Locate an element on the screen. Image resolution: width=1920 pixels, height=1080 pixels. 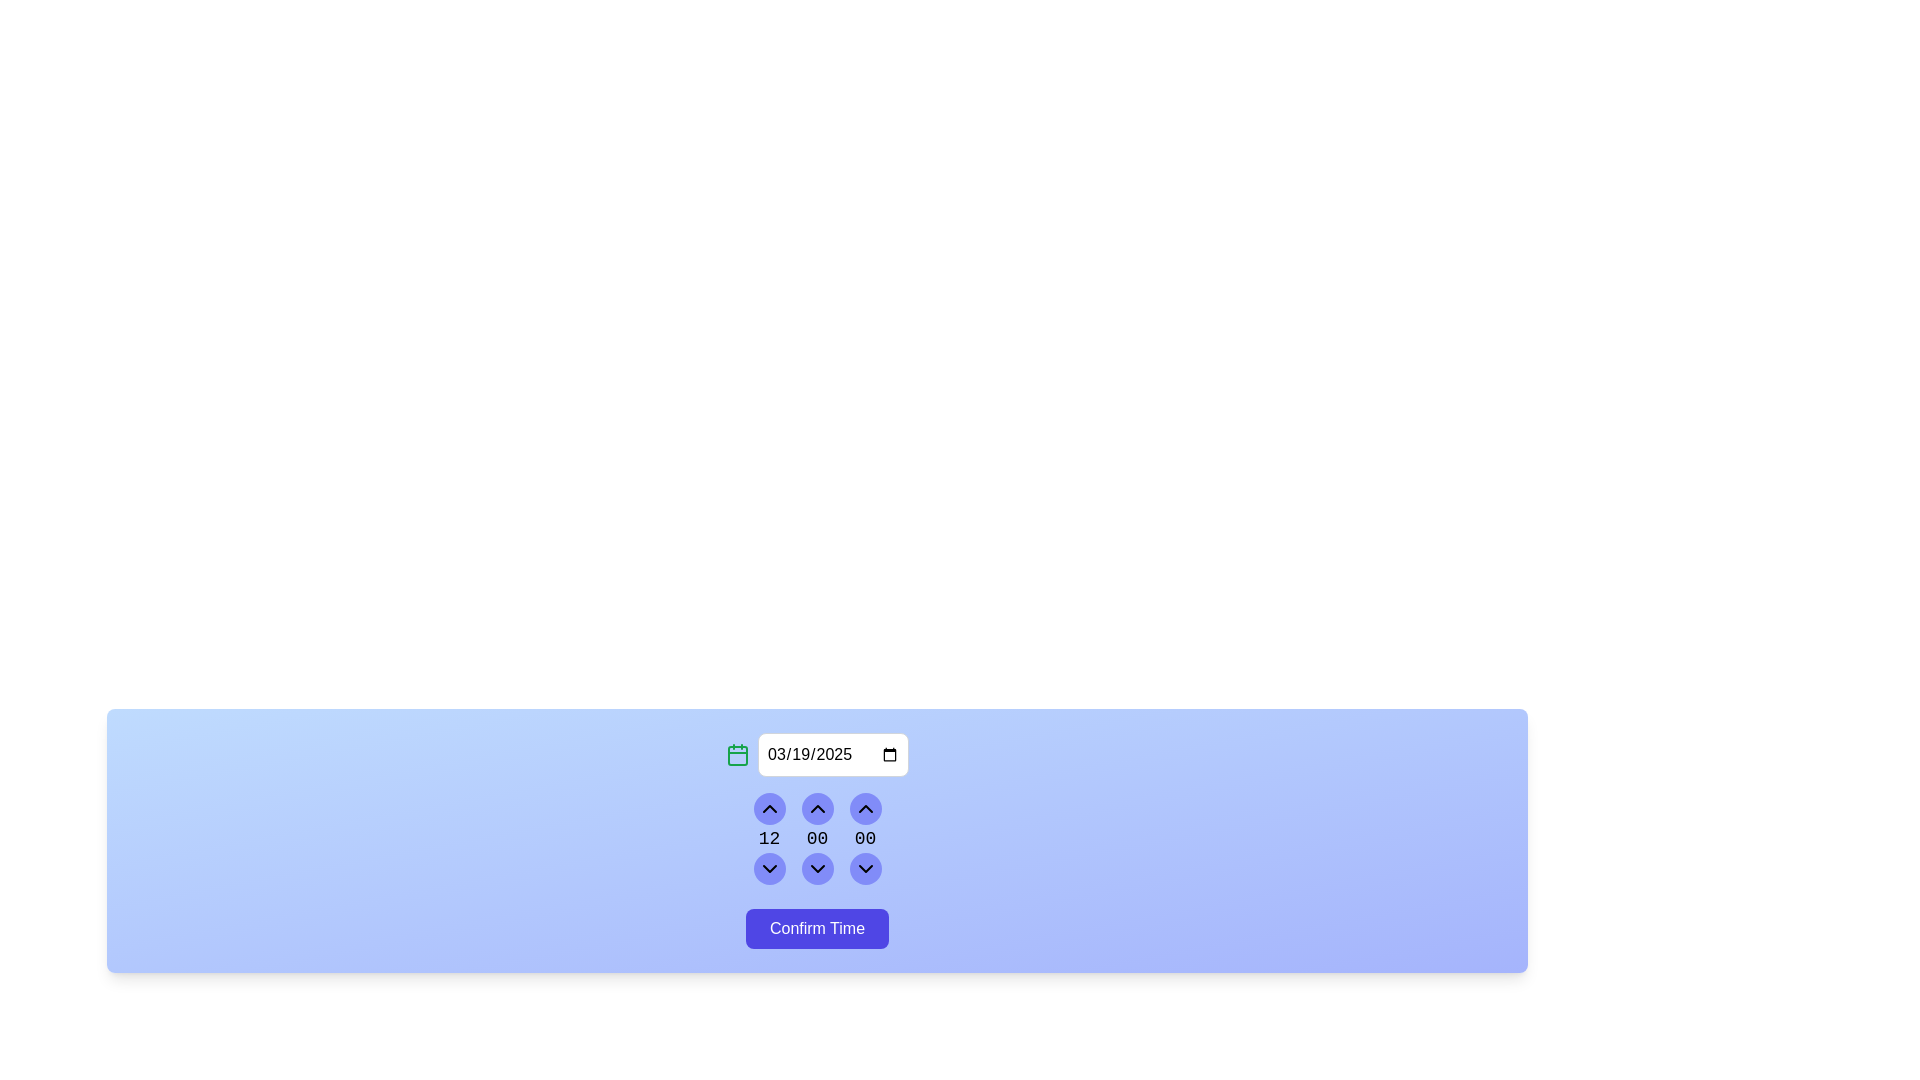
the chevron-up icon button within the circular gradient background to observe visual feedback is located at coordinates (768, 808).